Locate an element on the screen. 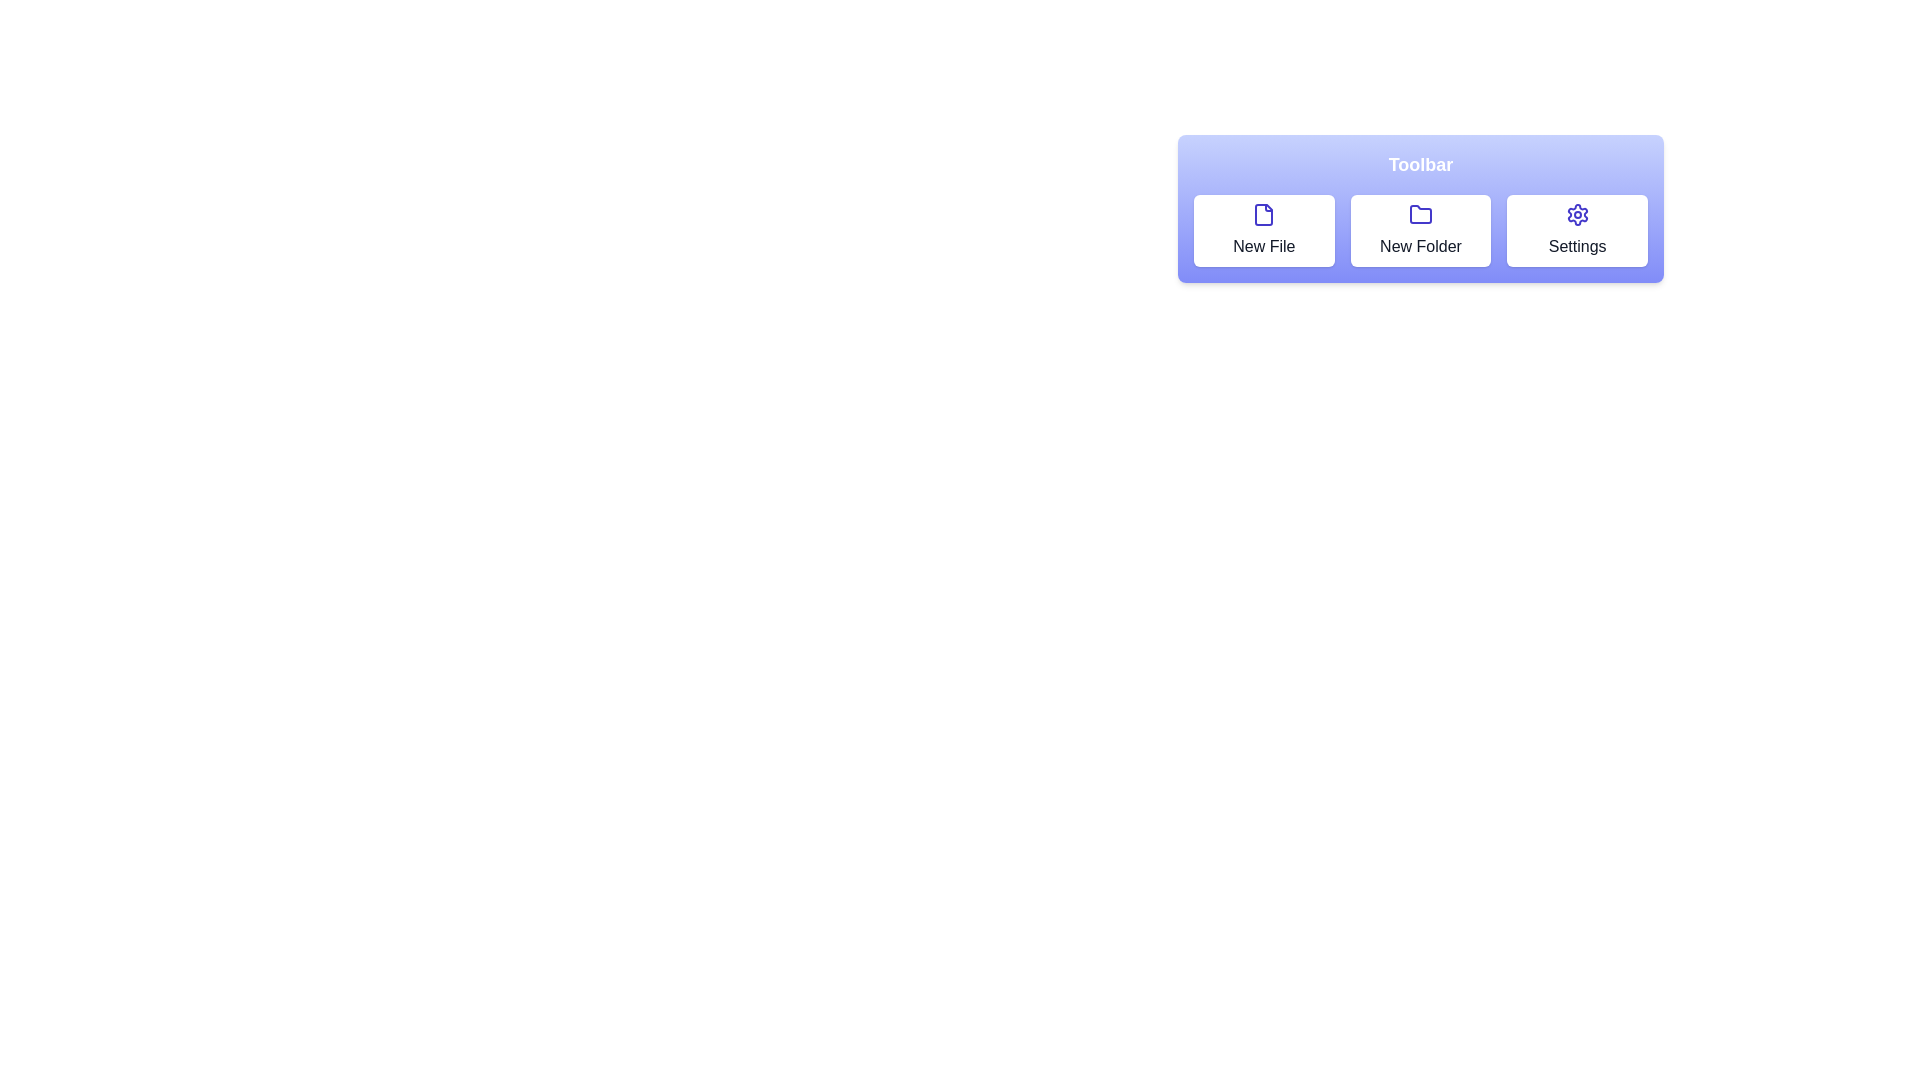  the 'New File' text label located within the button-like component on the leftmost side of the horizontal toolbar is located at coordinates (1263, 245).